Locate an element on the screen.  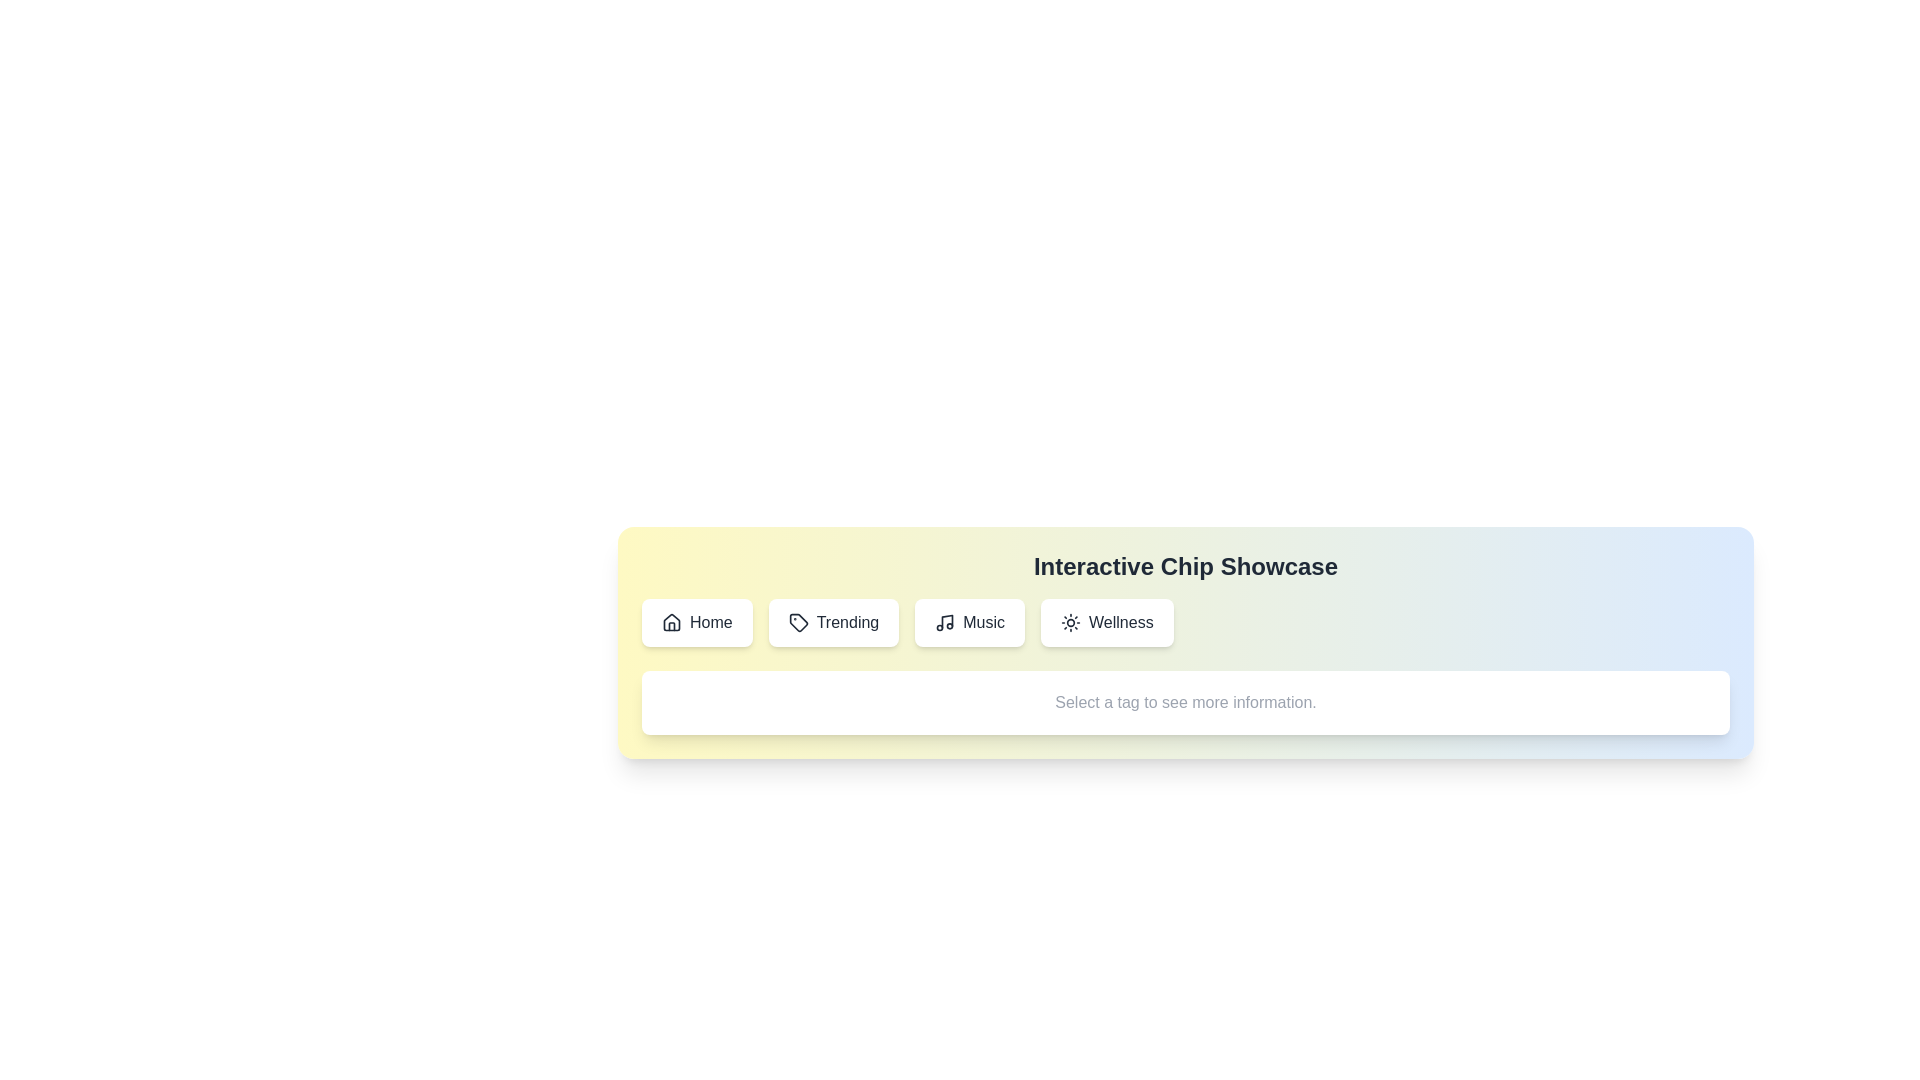
the chip labeled Wellness to observe its hover effect is located at coordinates (1106, 622).